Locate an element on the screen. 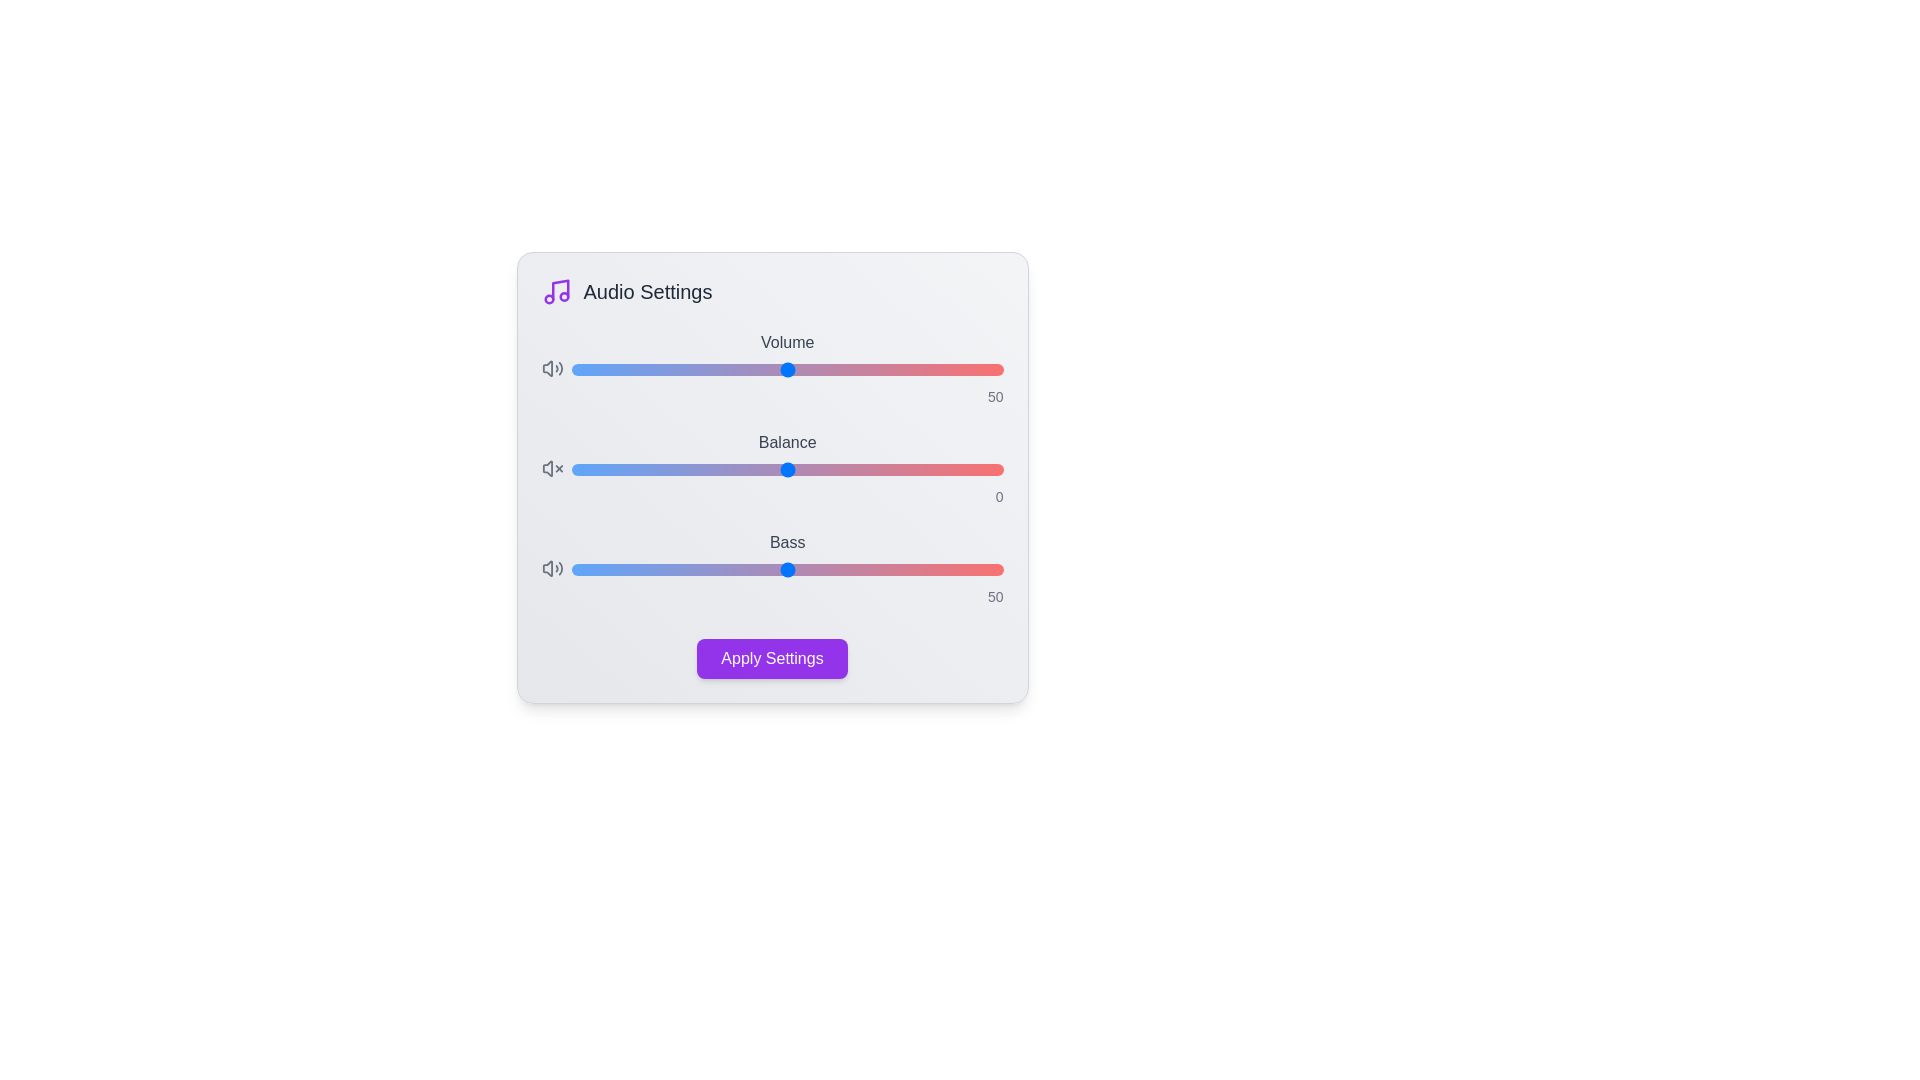 Image resolution: width=1920 pixels, height=1080 pixels. the 'Bass' slider to 91 is located at coordinates (964, 570).